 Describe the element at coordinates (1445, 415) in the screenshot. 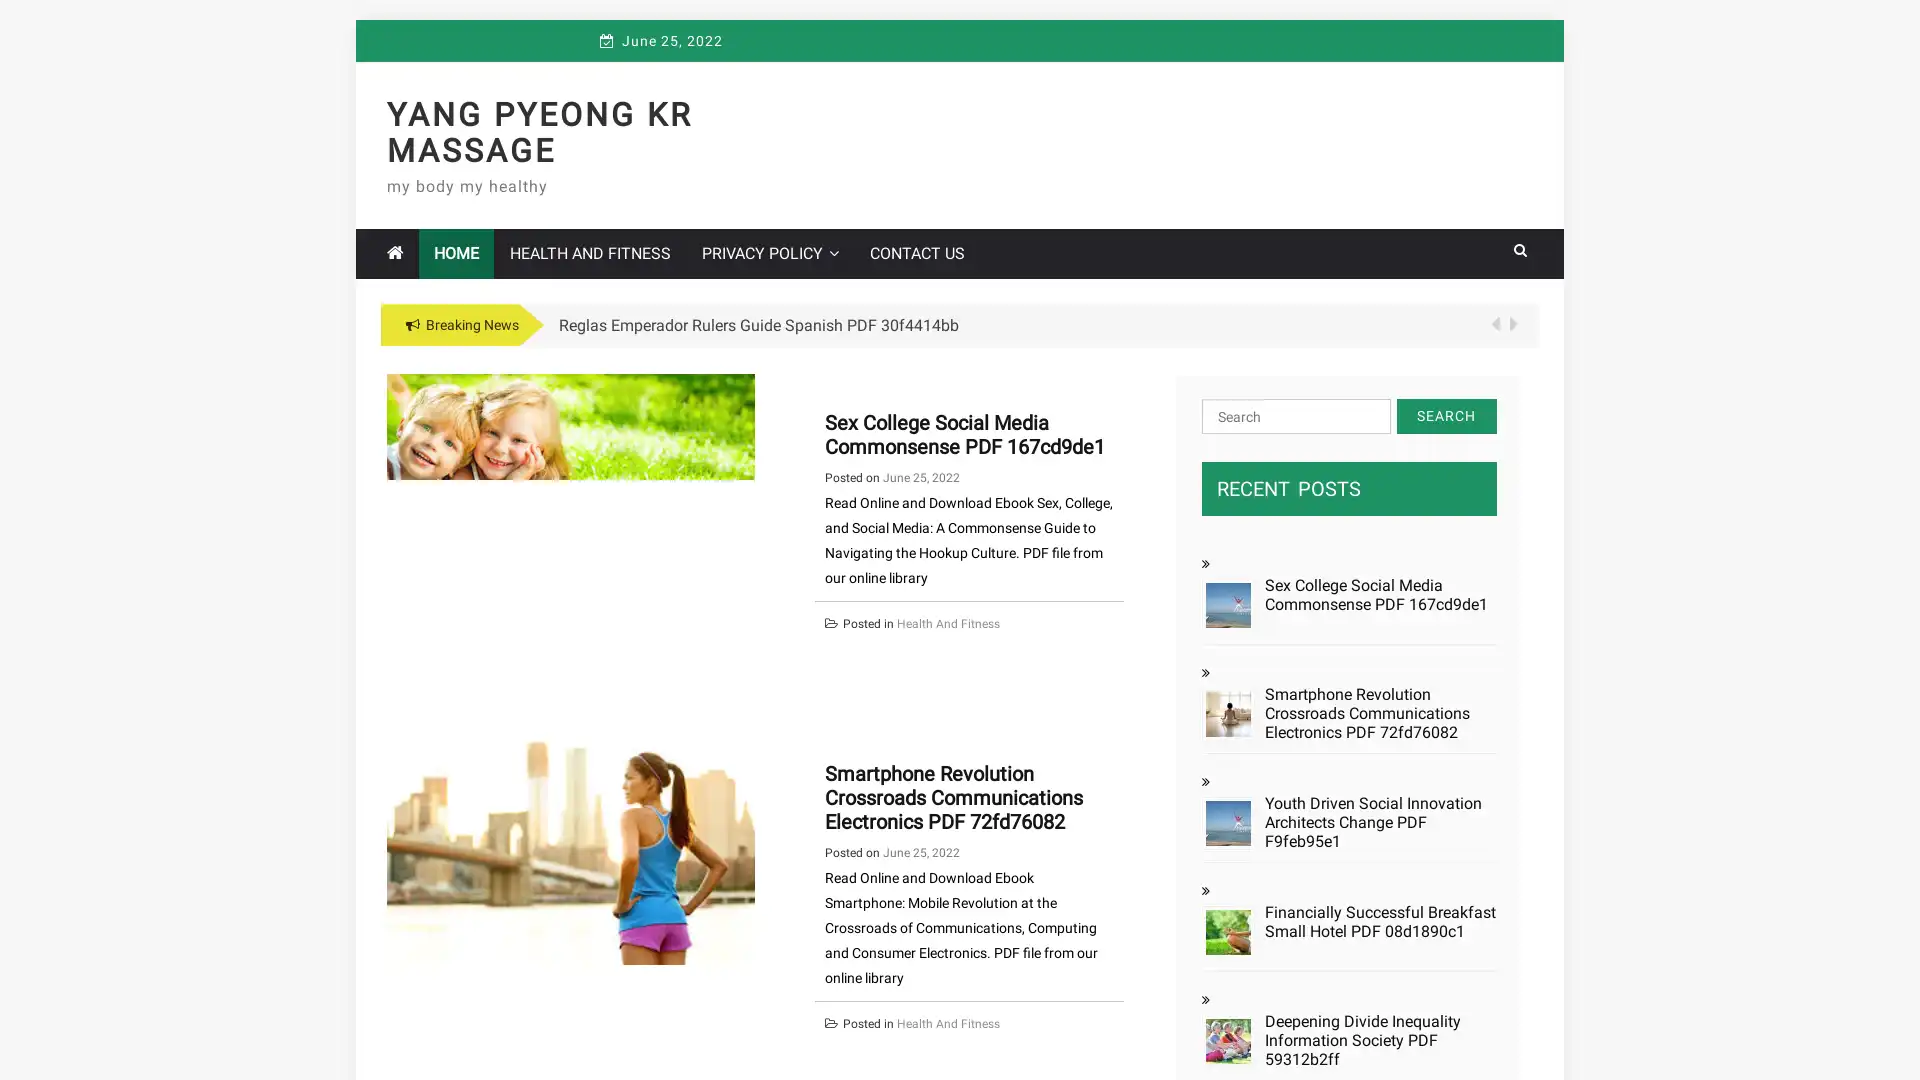

I see `Search` at that location.